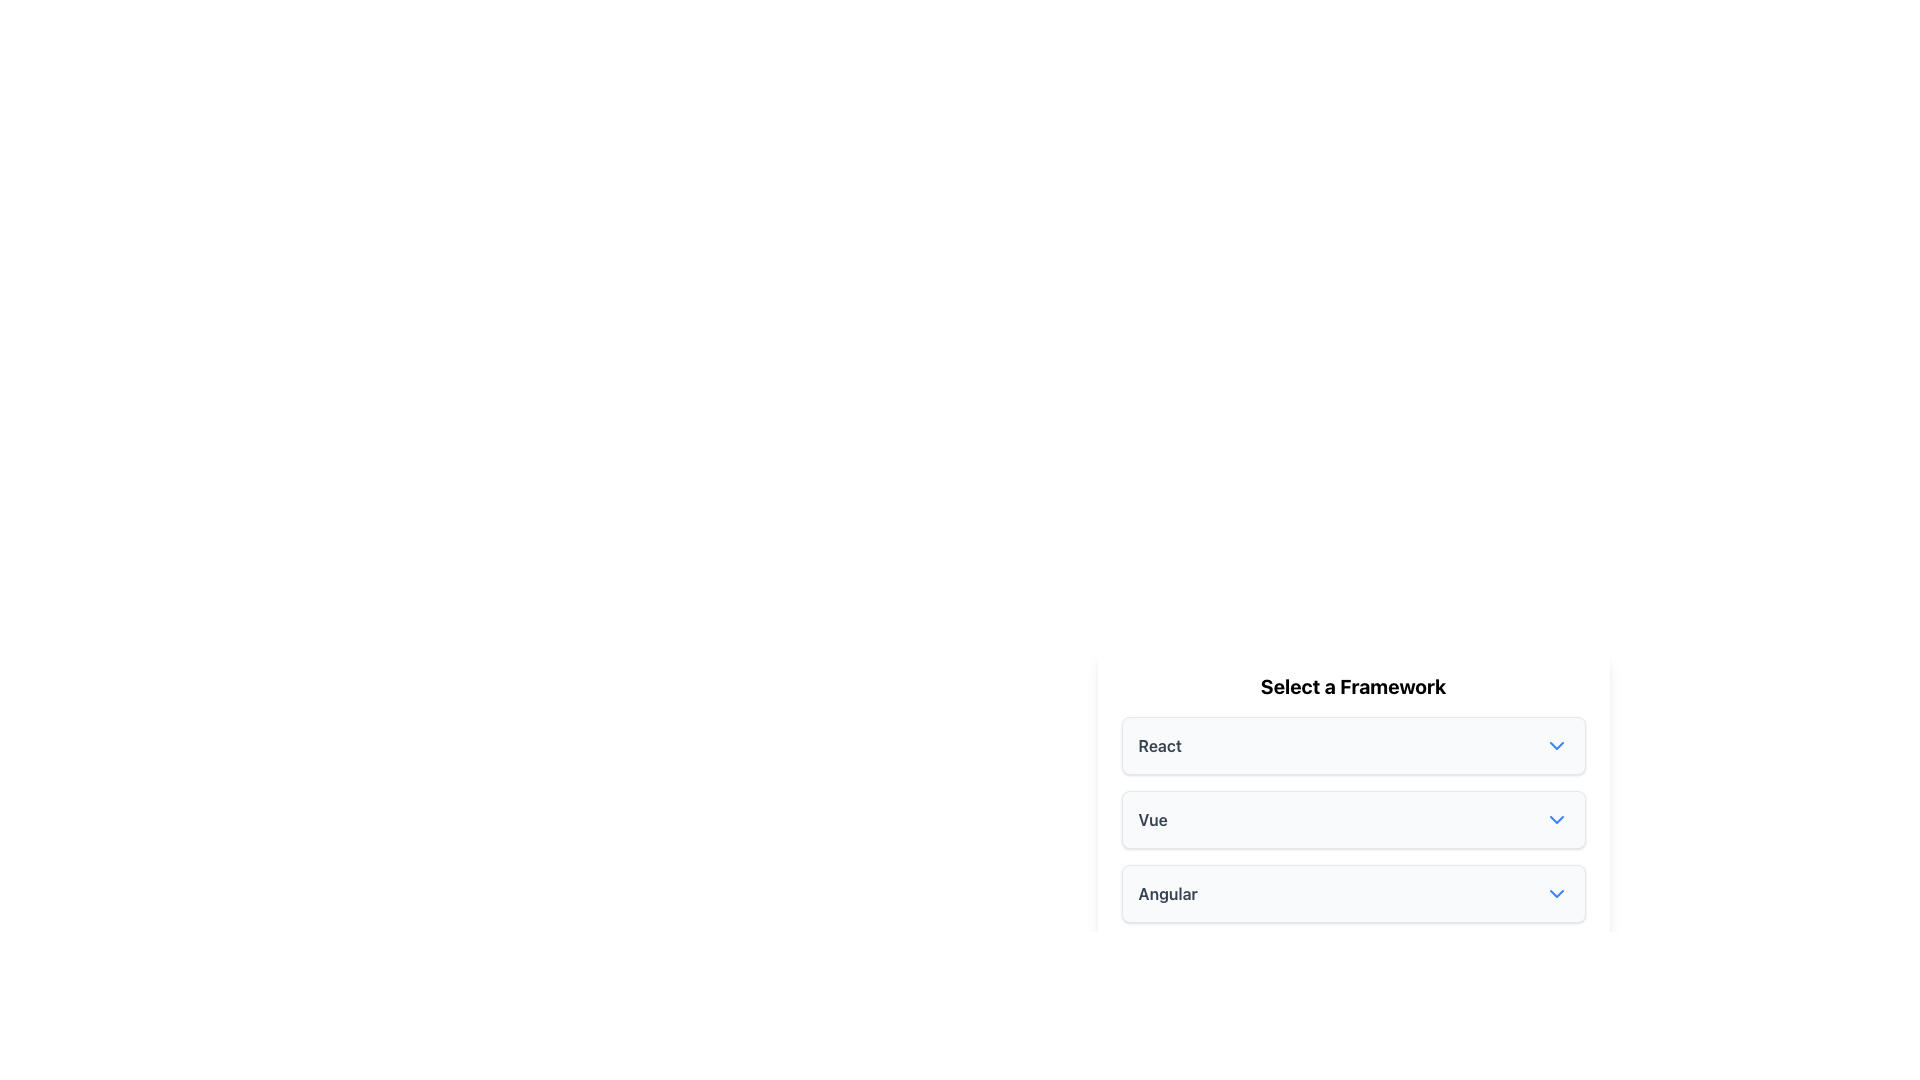  I want to click on the 'Angular' framework by clicking on the third option in the framework selection menu located below 'Vue' and above 'Svelte', so click(1353, 893).